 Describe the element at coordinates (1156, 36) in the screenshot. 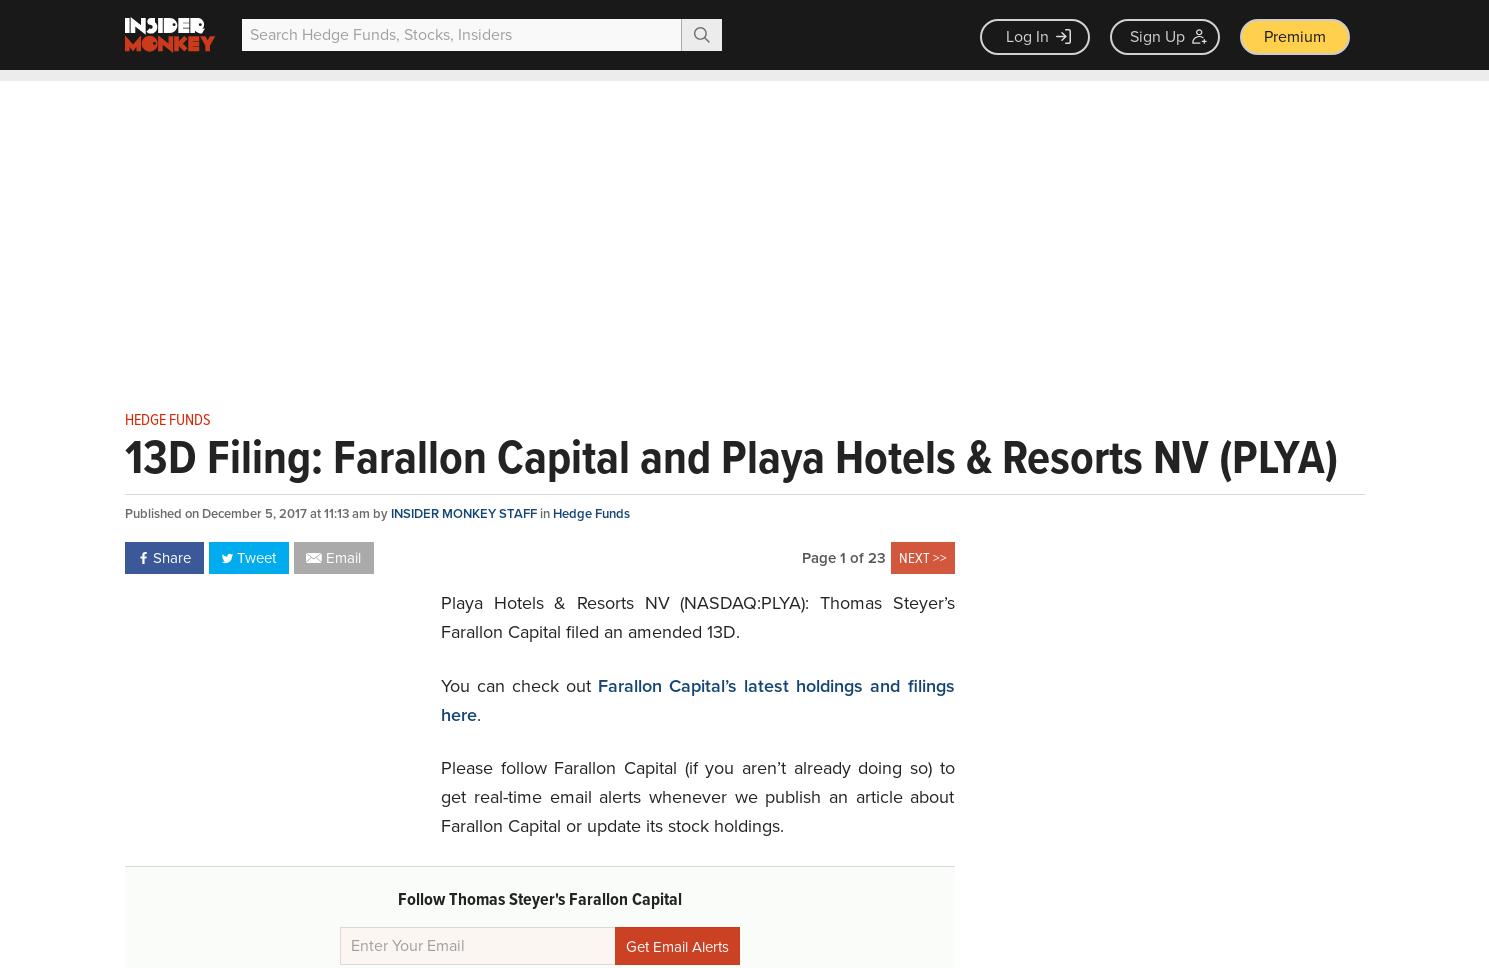

I see `'Sign Up'` at that location.